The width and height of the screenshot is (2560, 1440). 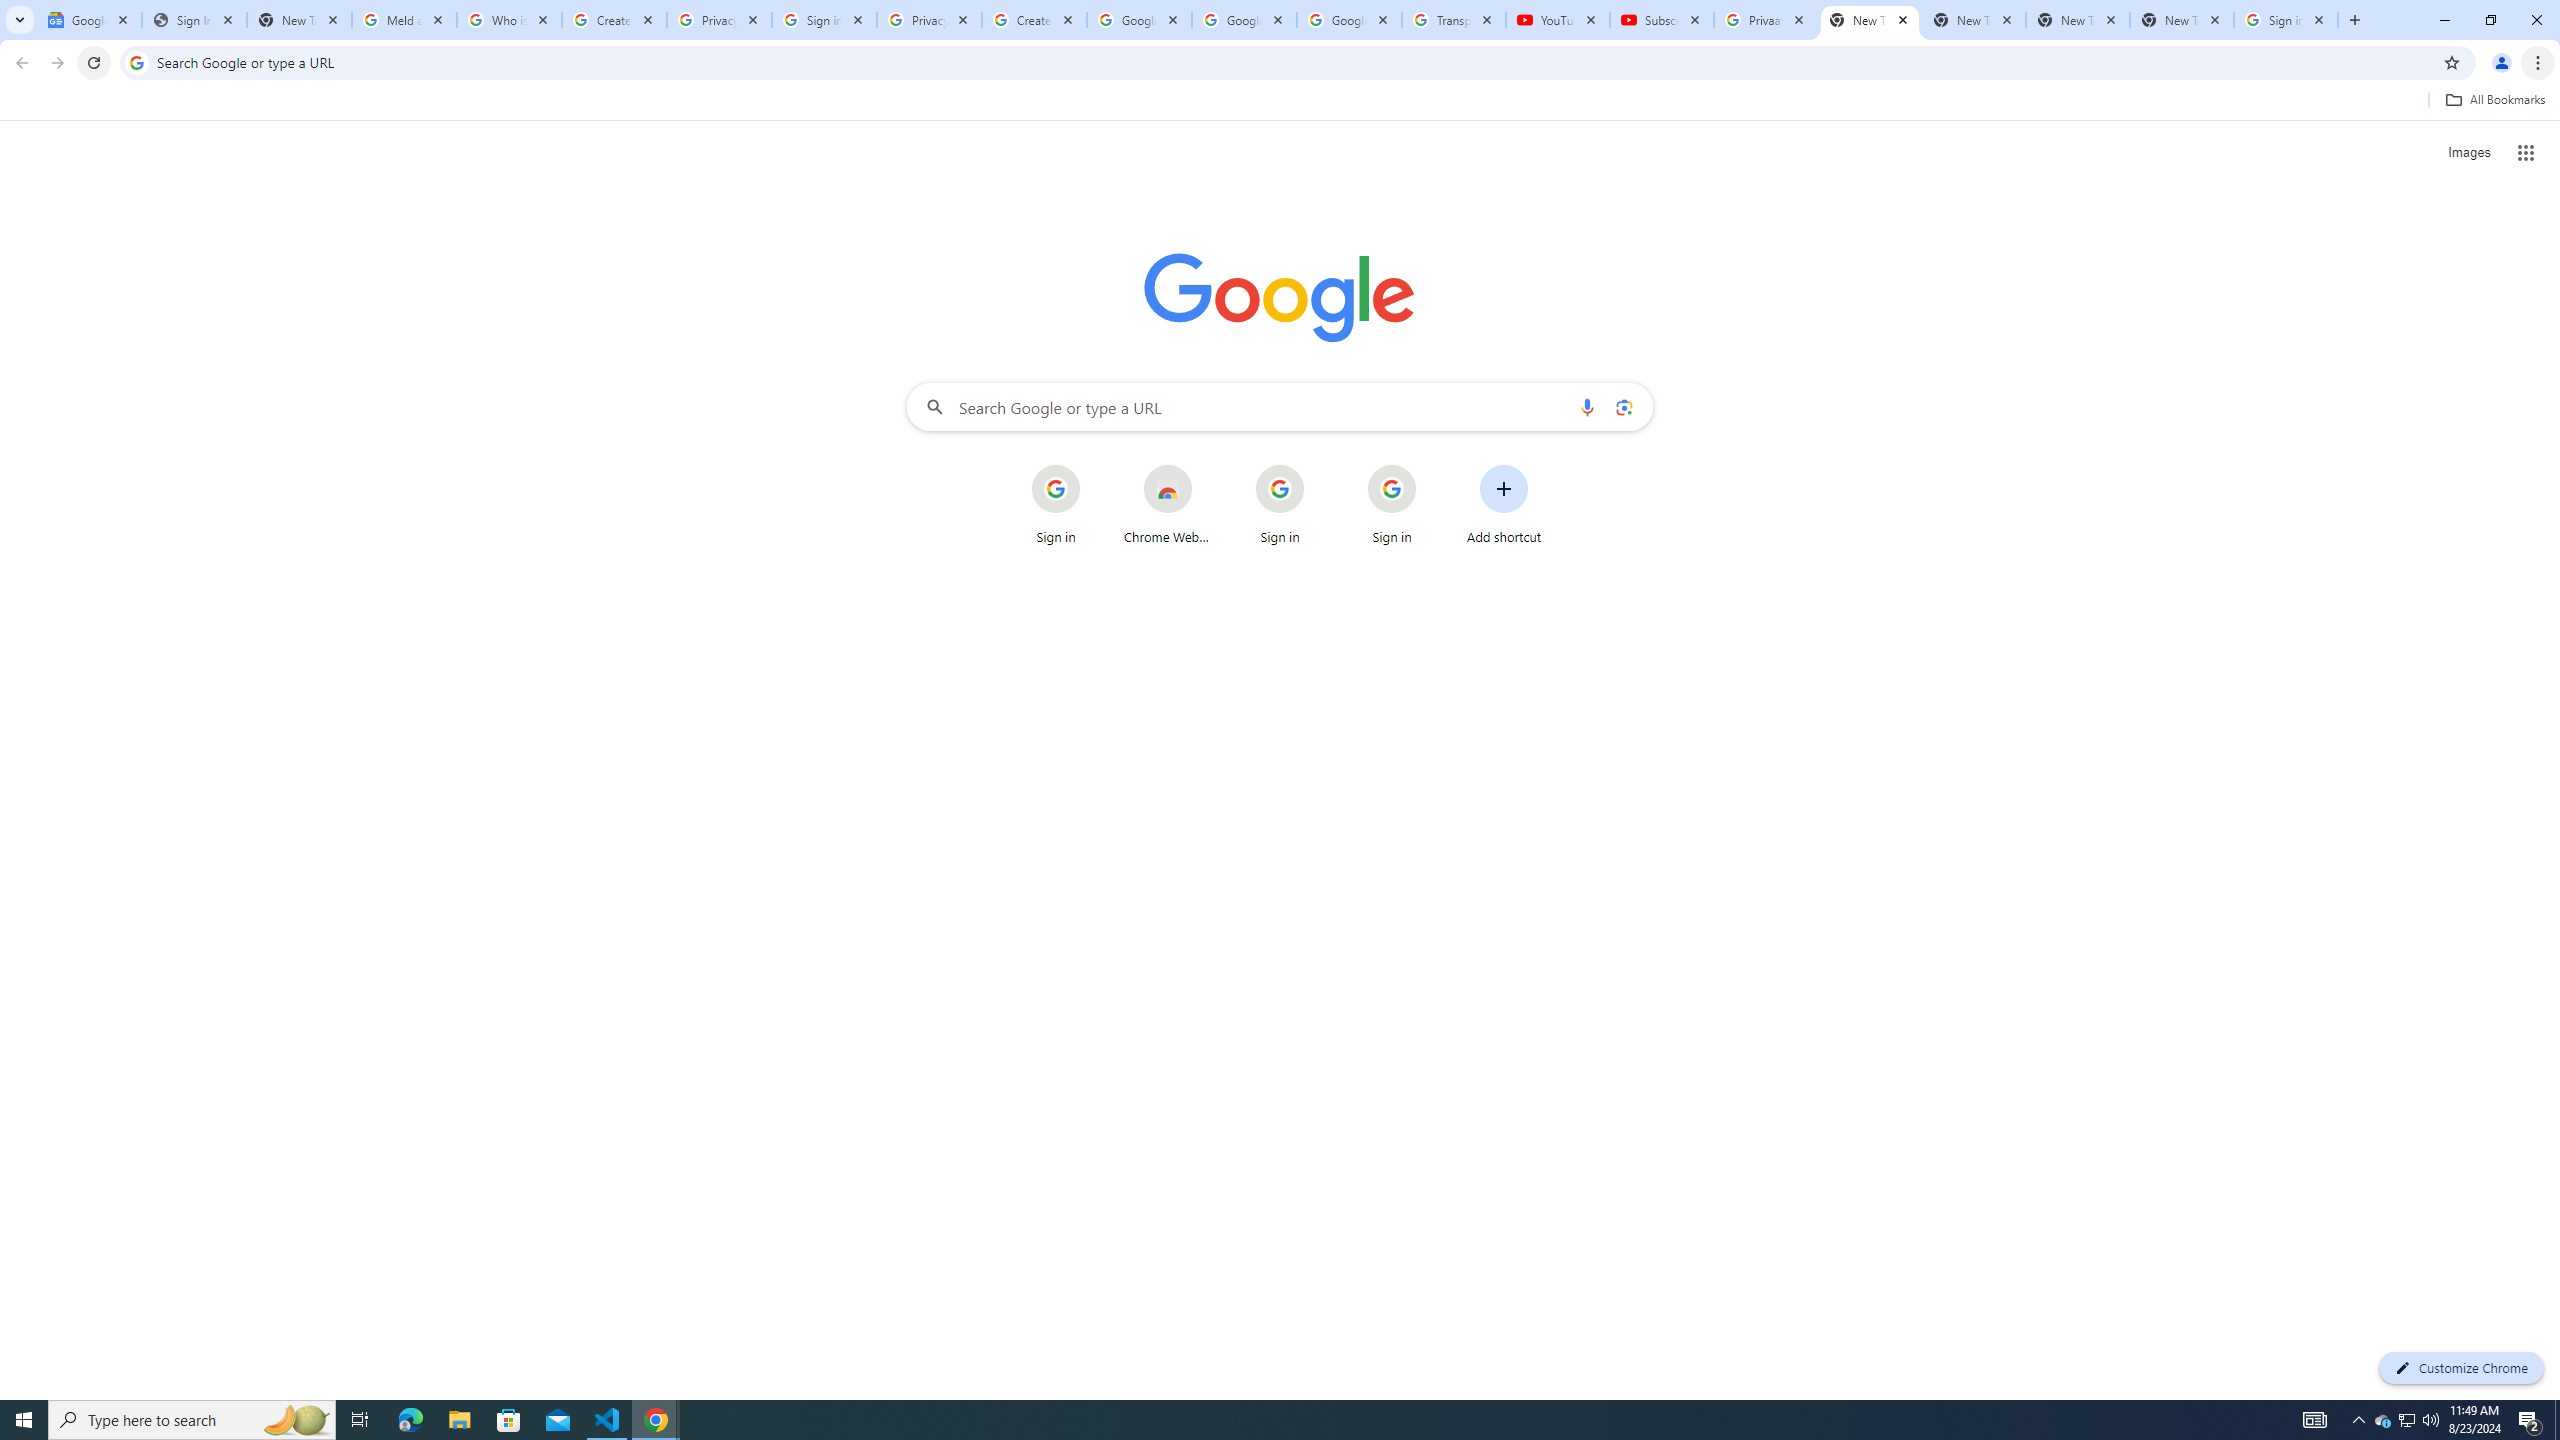 I want to click on 'Subscriptions - YouTube', so click(x=1660, y=19).